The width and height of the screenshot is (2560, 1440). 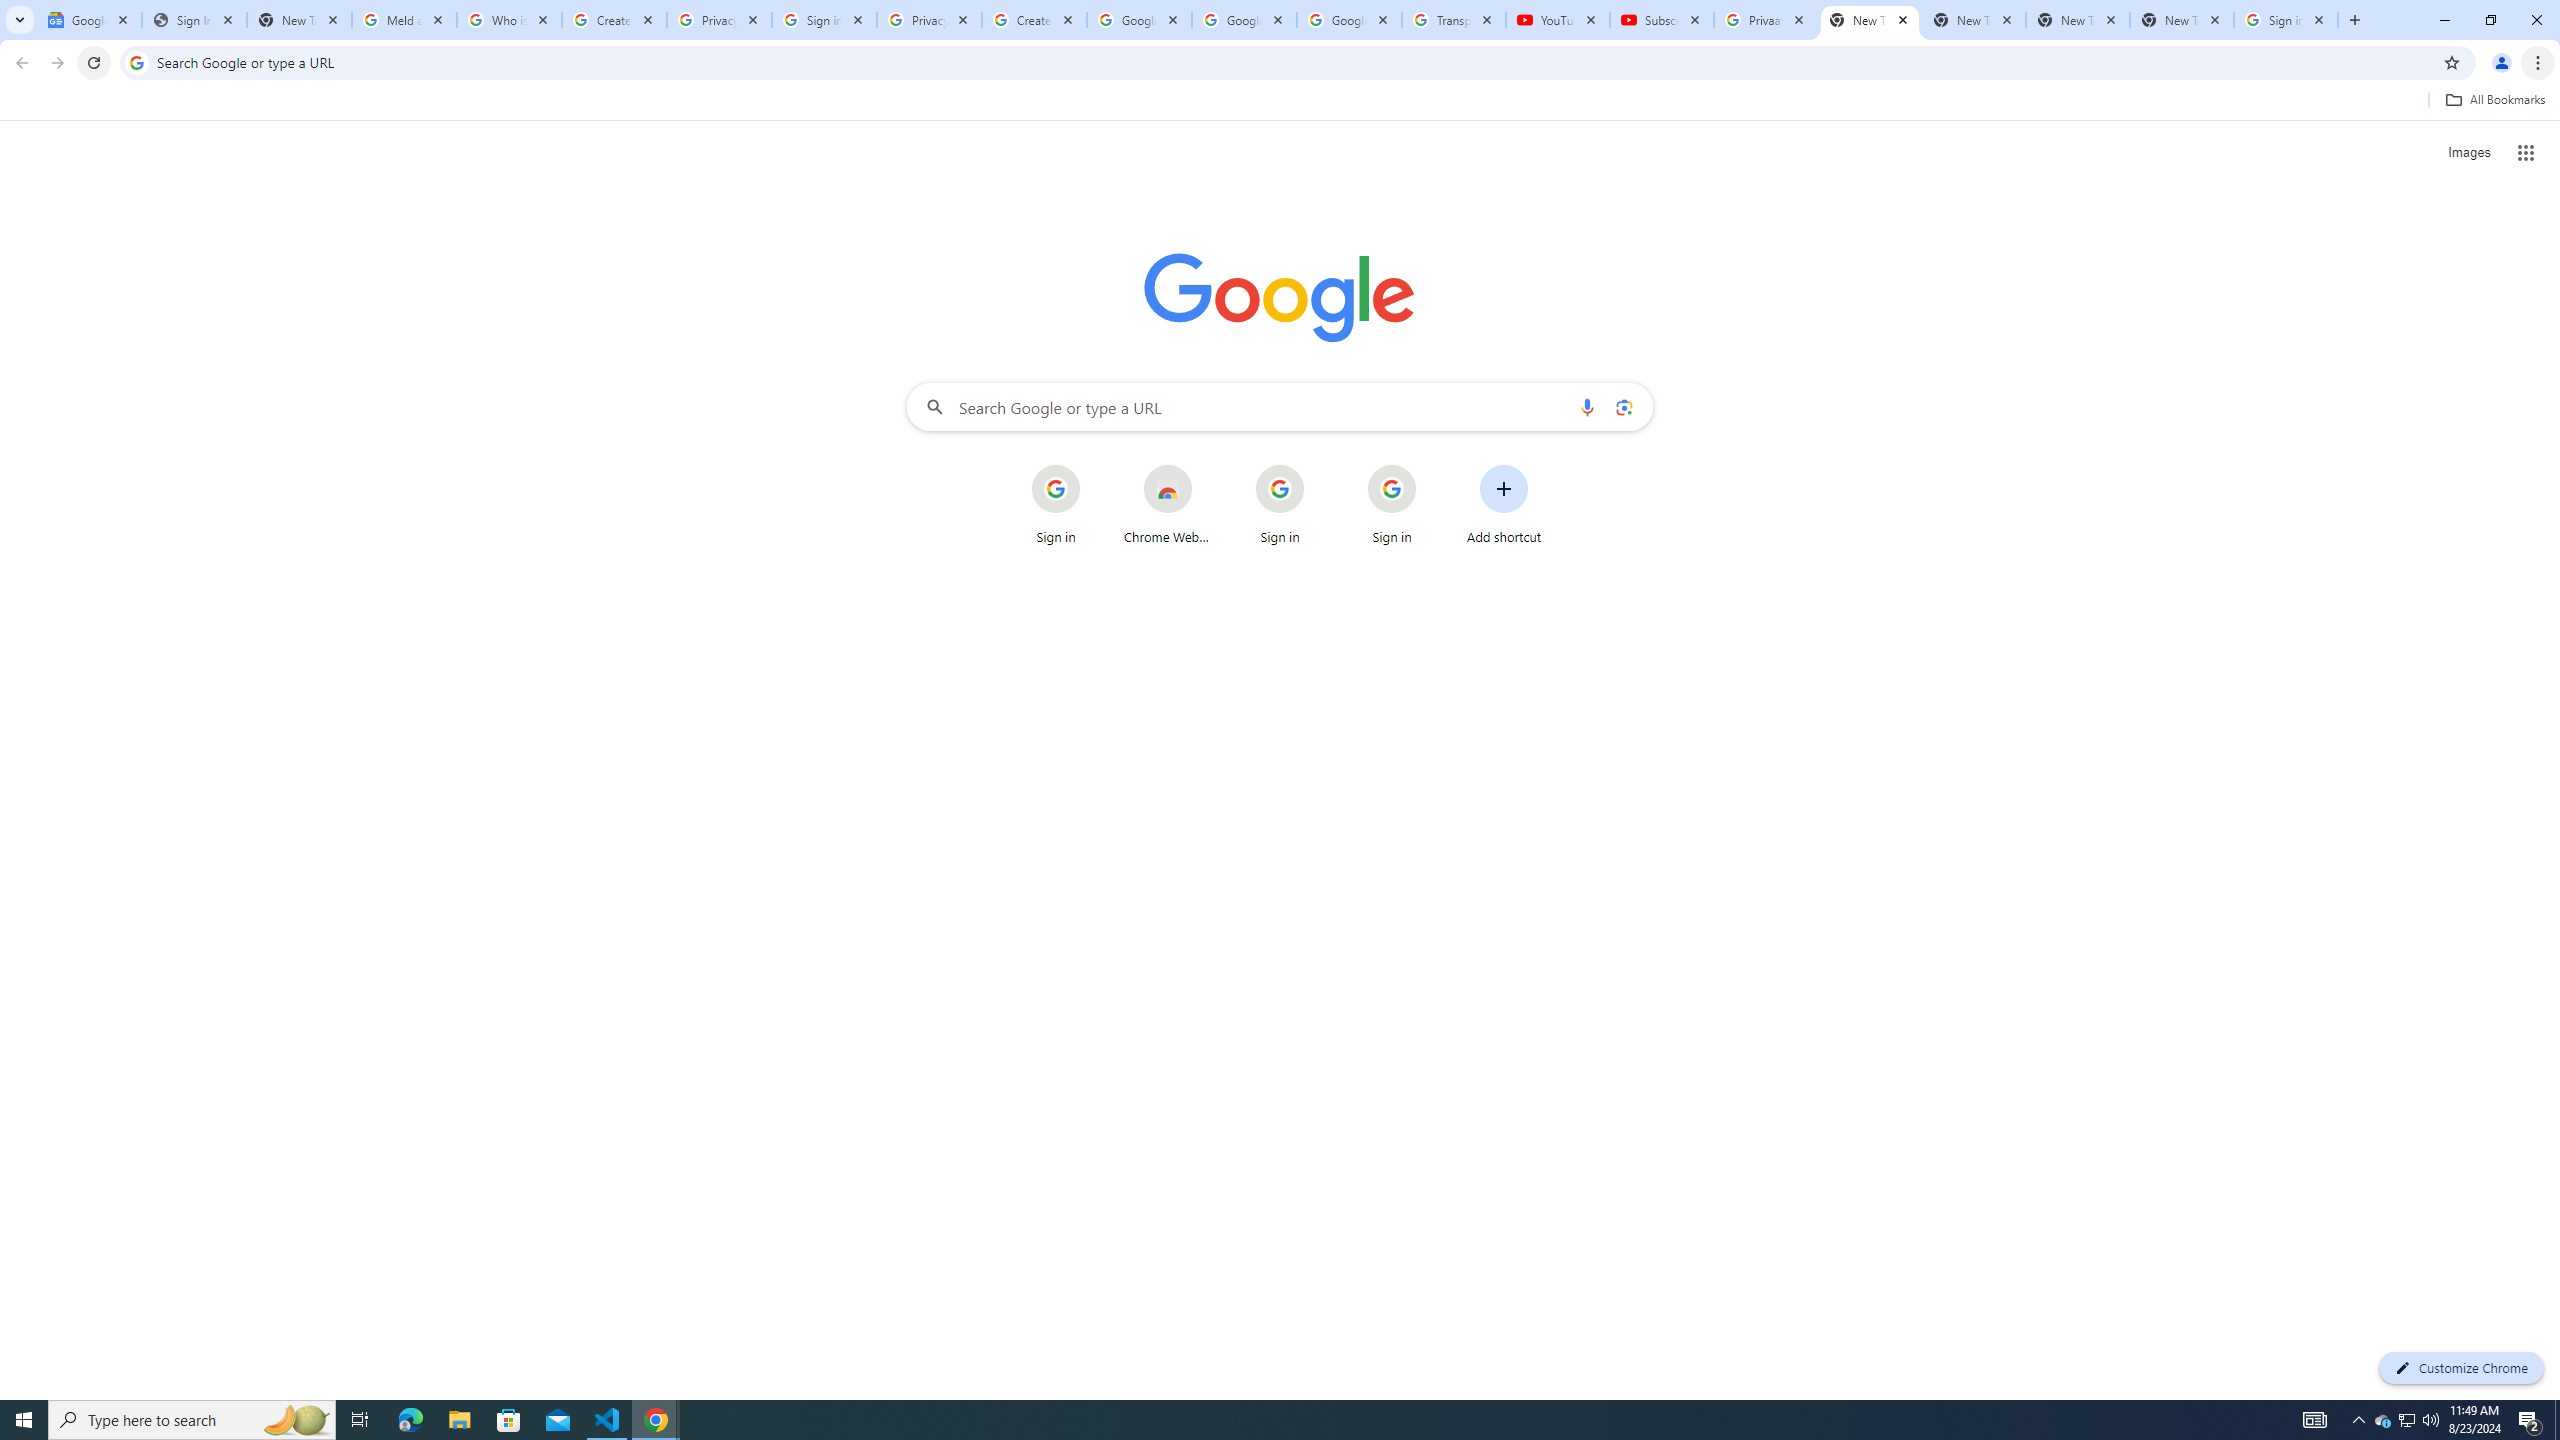 I want to click on 'Subscriptions - YouTube', so click(x=1660, y=19).